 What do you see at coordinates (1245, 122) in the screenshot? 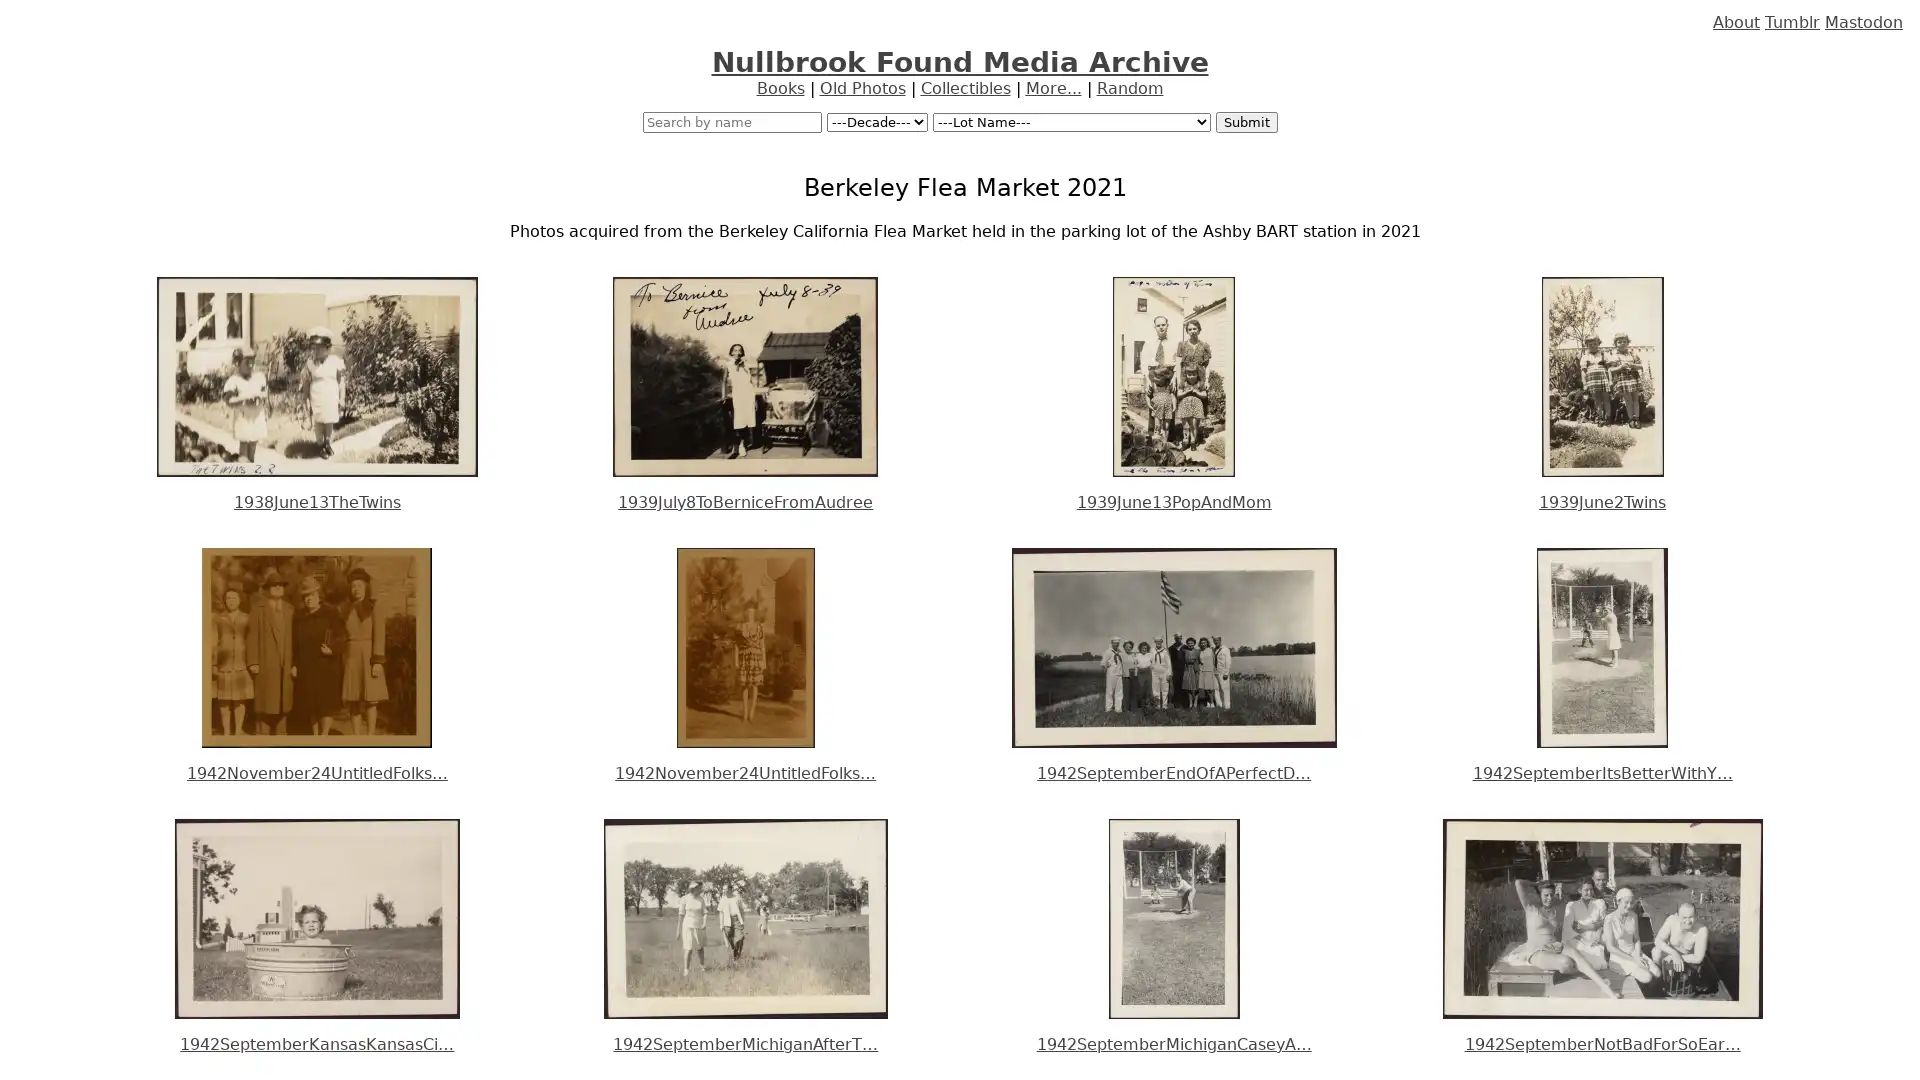
I see `Submit` at bounding box center [1245, 122].